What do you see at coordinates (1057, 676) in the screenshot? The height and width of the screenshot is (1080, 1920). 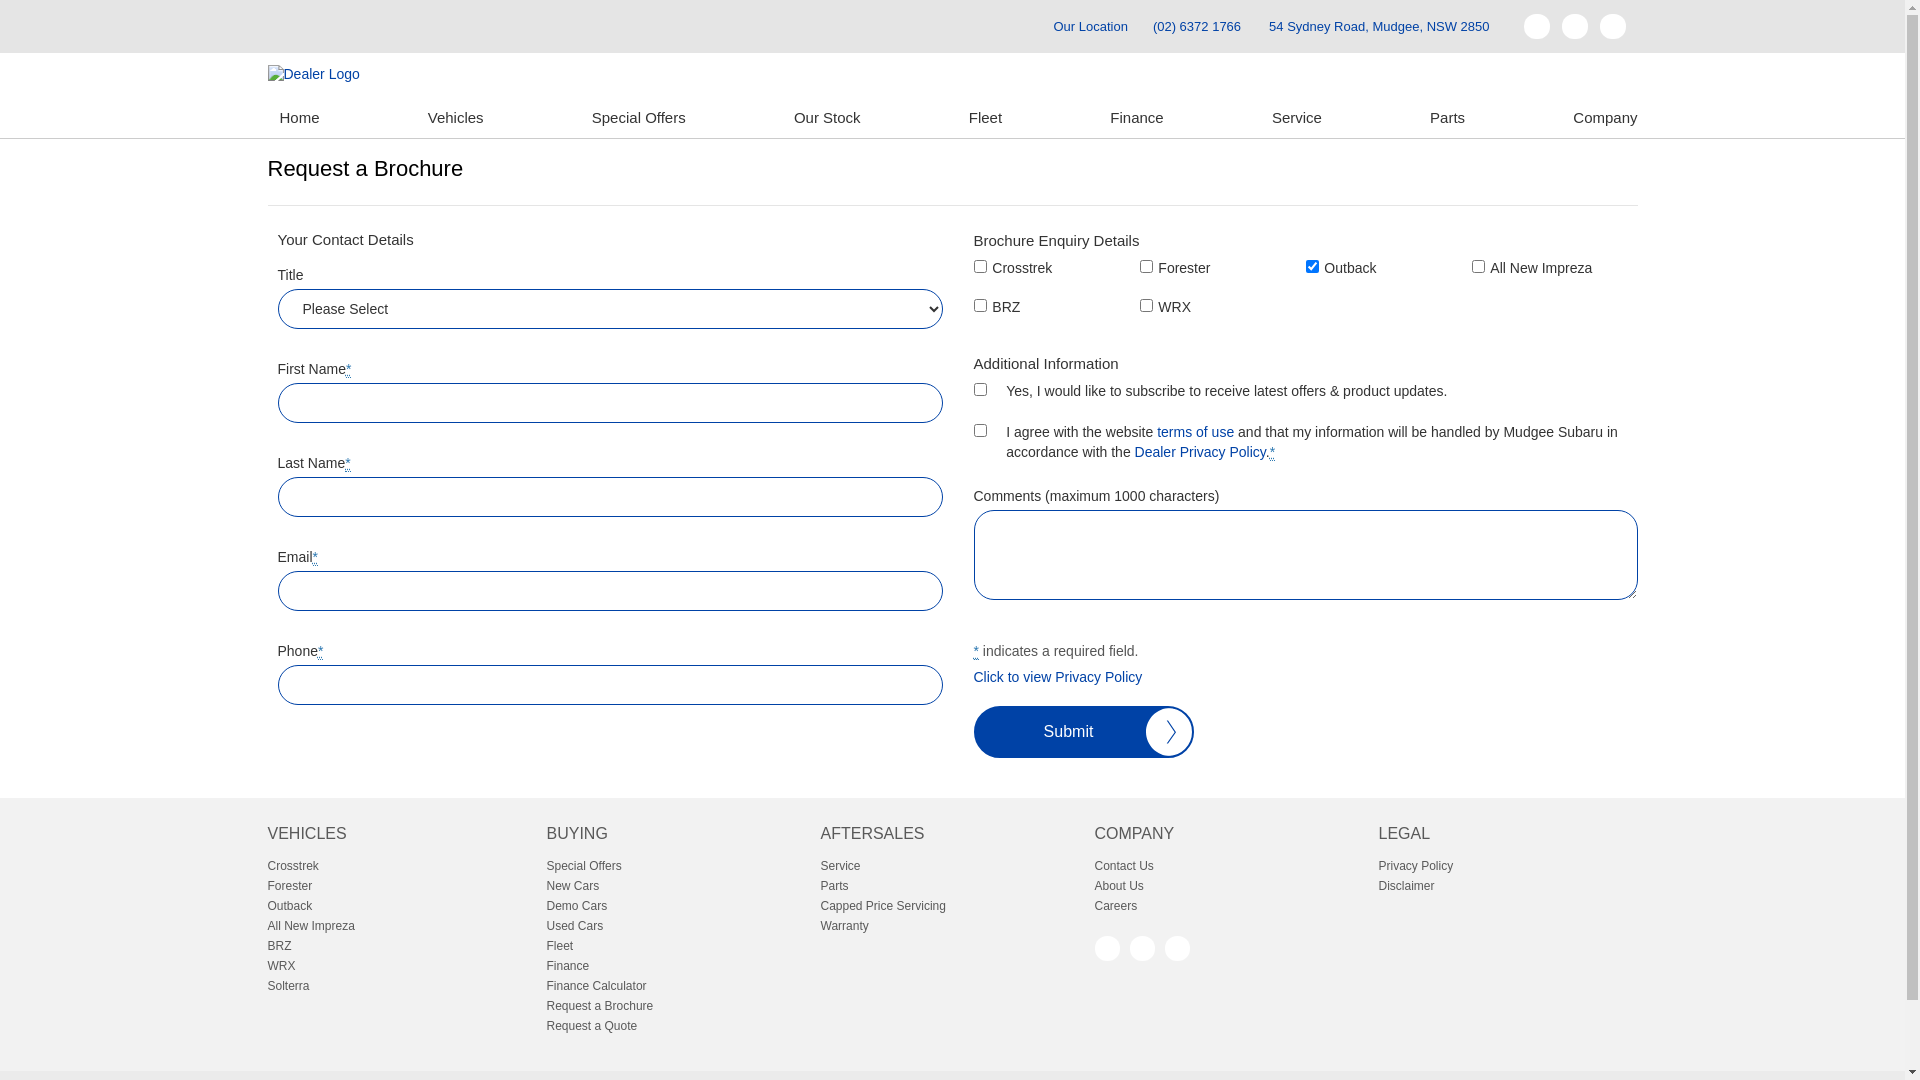 I see `'Click to view Privacy Policy'` at bounding box center [1057, 676].